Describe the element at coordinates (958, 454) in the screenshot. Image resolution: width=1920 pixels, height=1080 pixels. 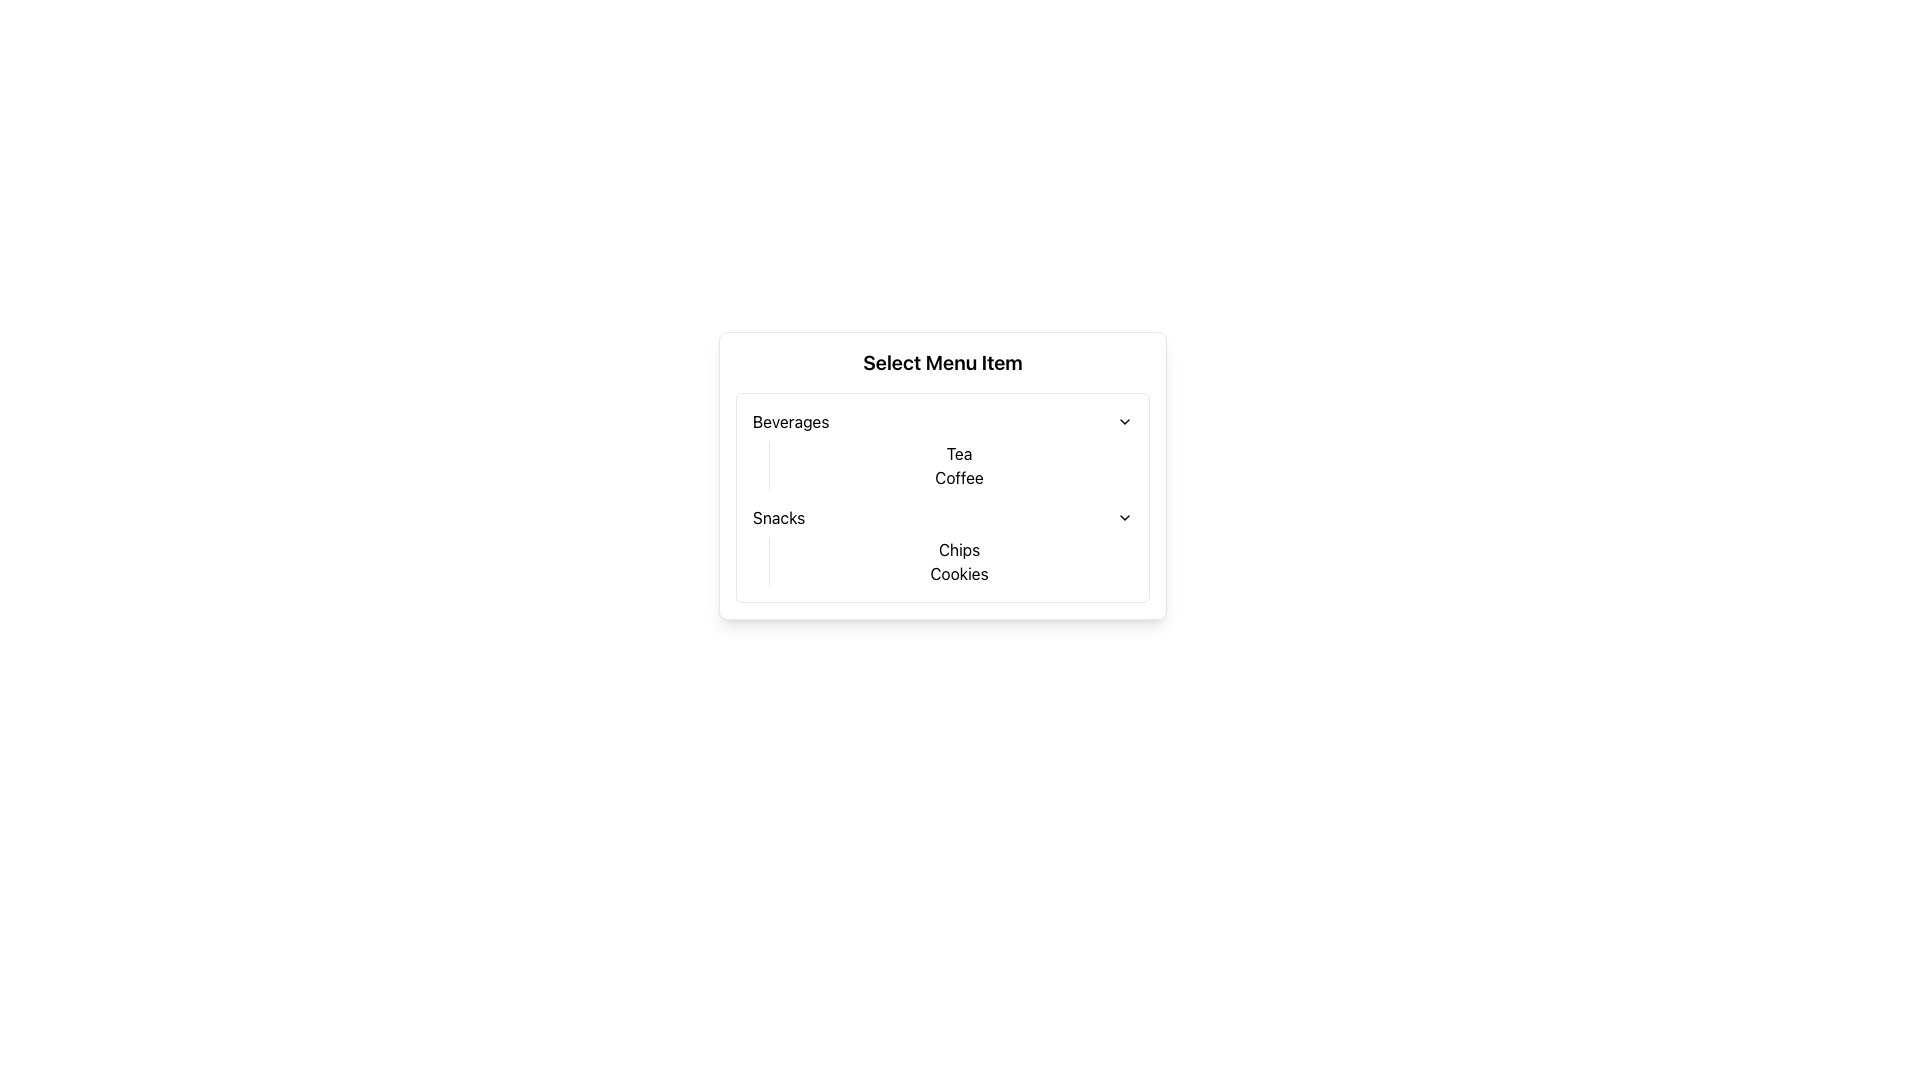
I see `the list item displaying 'Tea' in the Beverages section` at that location.